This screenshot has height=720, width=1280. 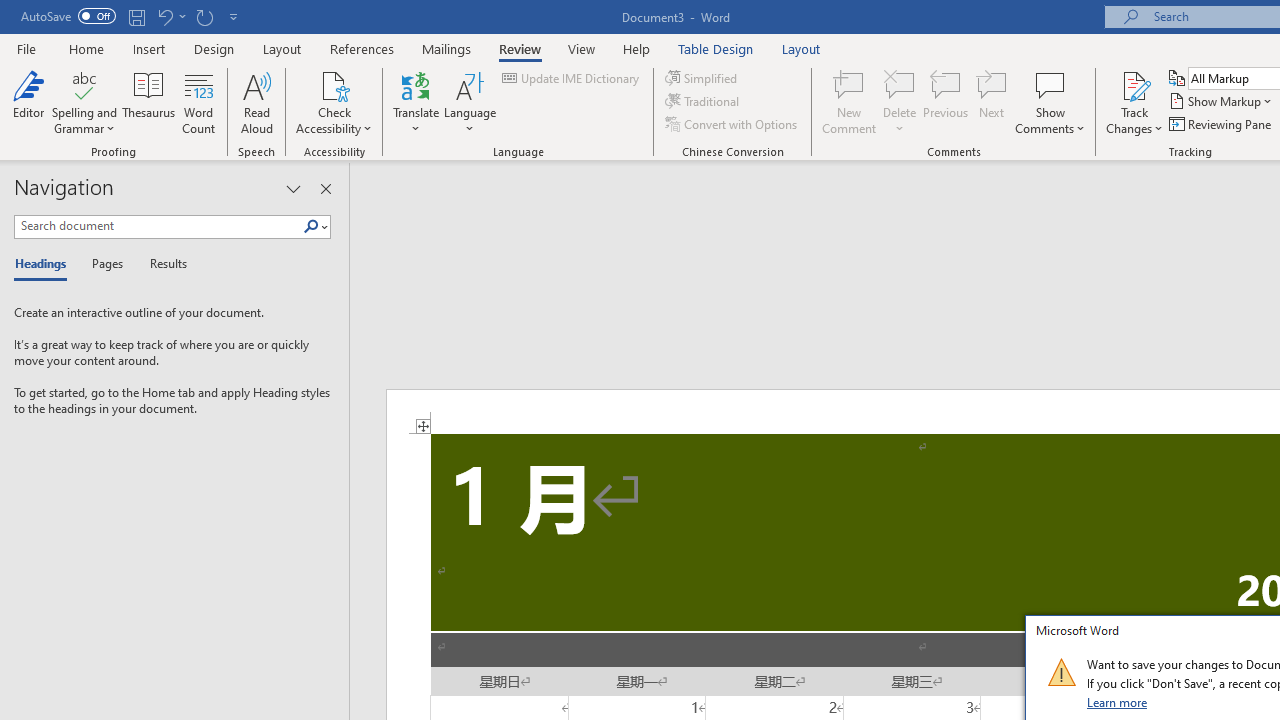 I want to click on 'Home', so click(x=85, y=48).